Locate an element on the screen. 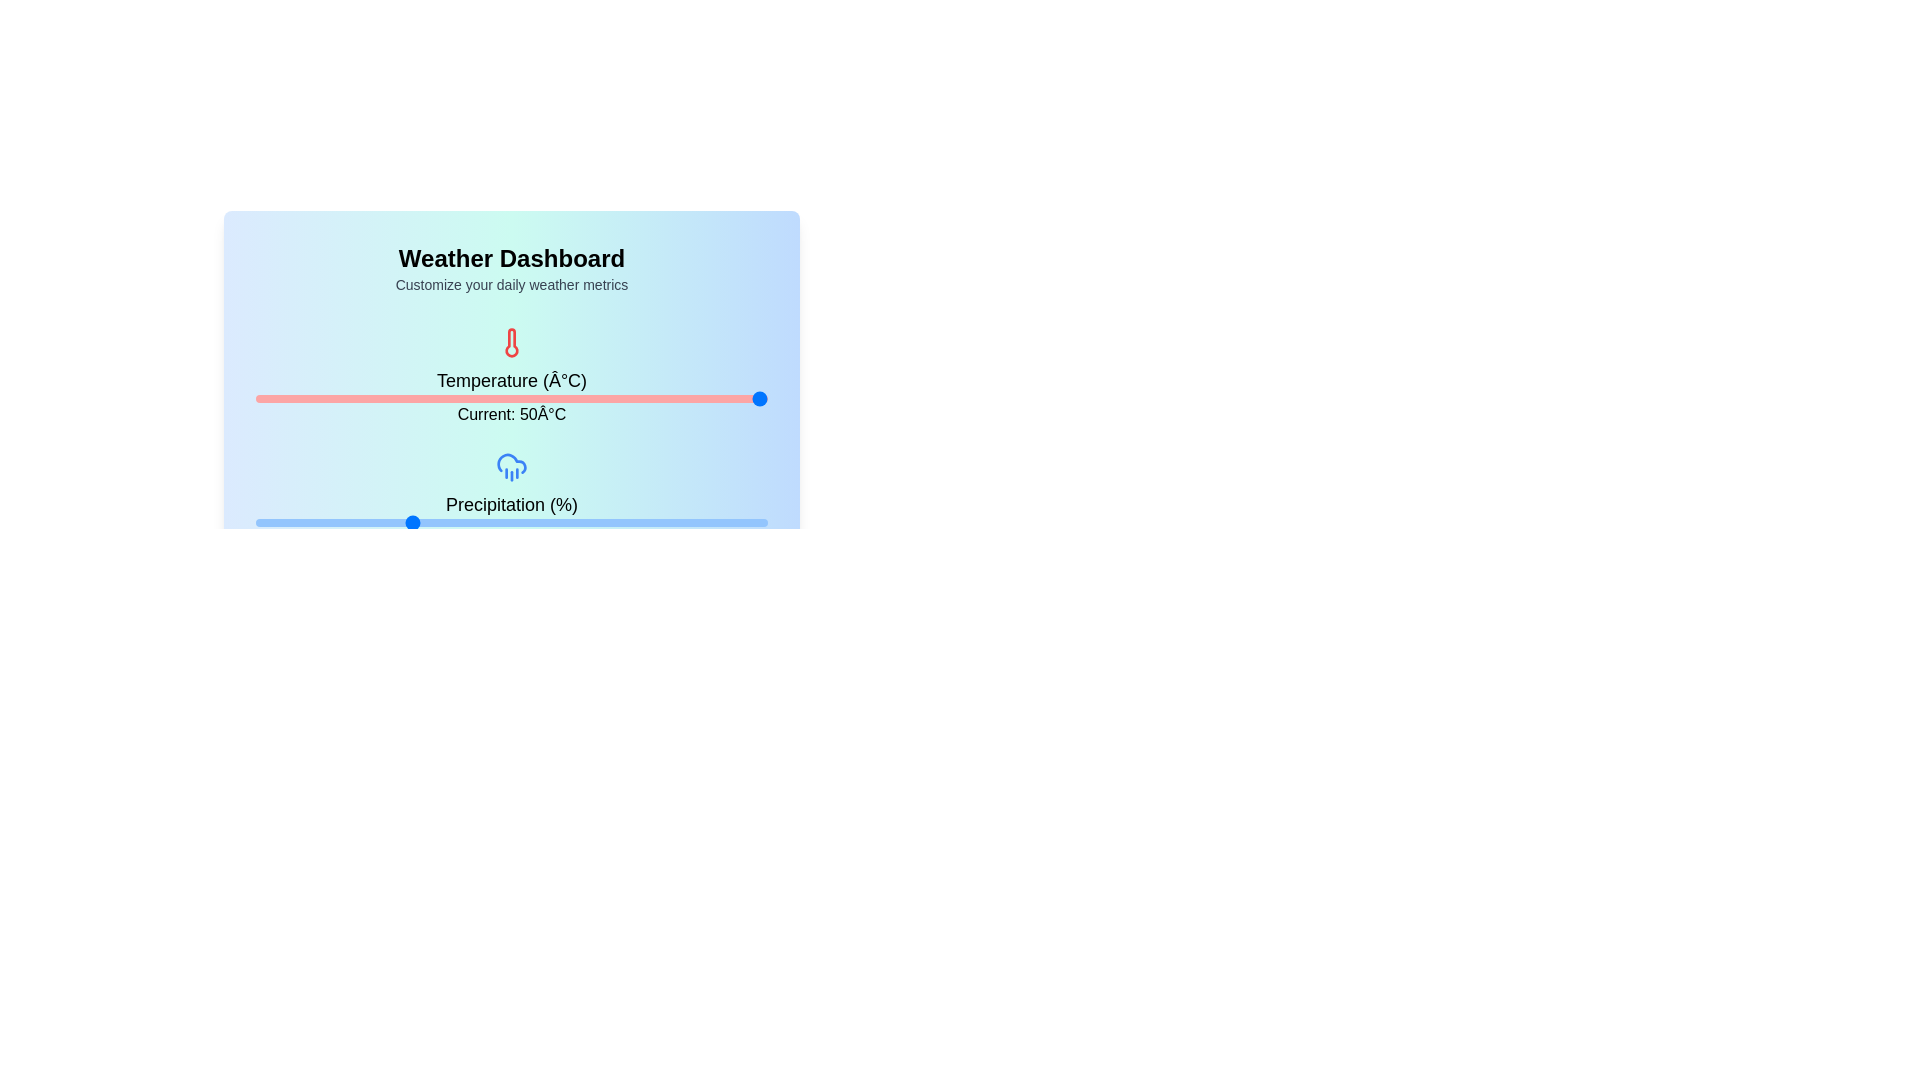 This screenshot has width=1920, height=1080. temperature is located at coordinates (687, 398).